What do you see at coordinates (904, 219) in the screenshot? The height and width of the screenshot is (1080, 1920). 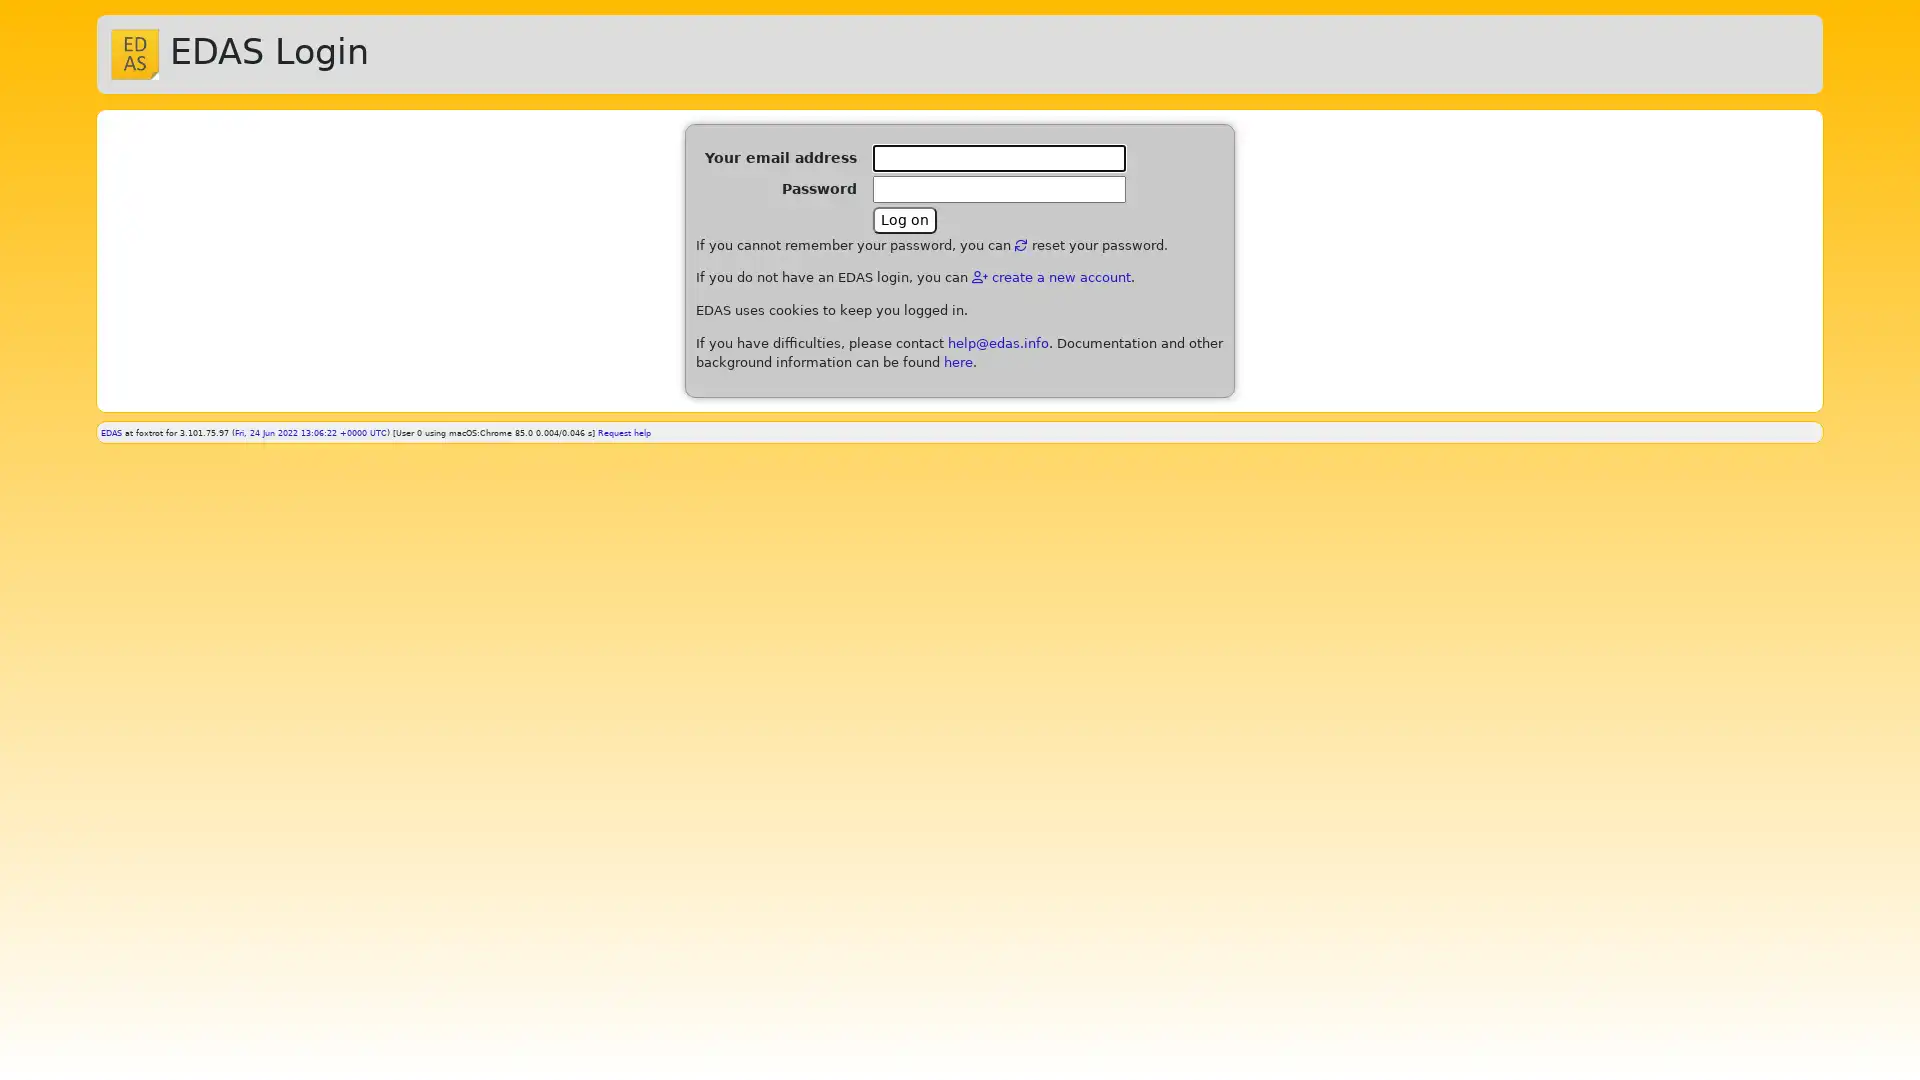 I see `Log on` at bounding box center [904, 219].